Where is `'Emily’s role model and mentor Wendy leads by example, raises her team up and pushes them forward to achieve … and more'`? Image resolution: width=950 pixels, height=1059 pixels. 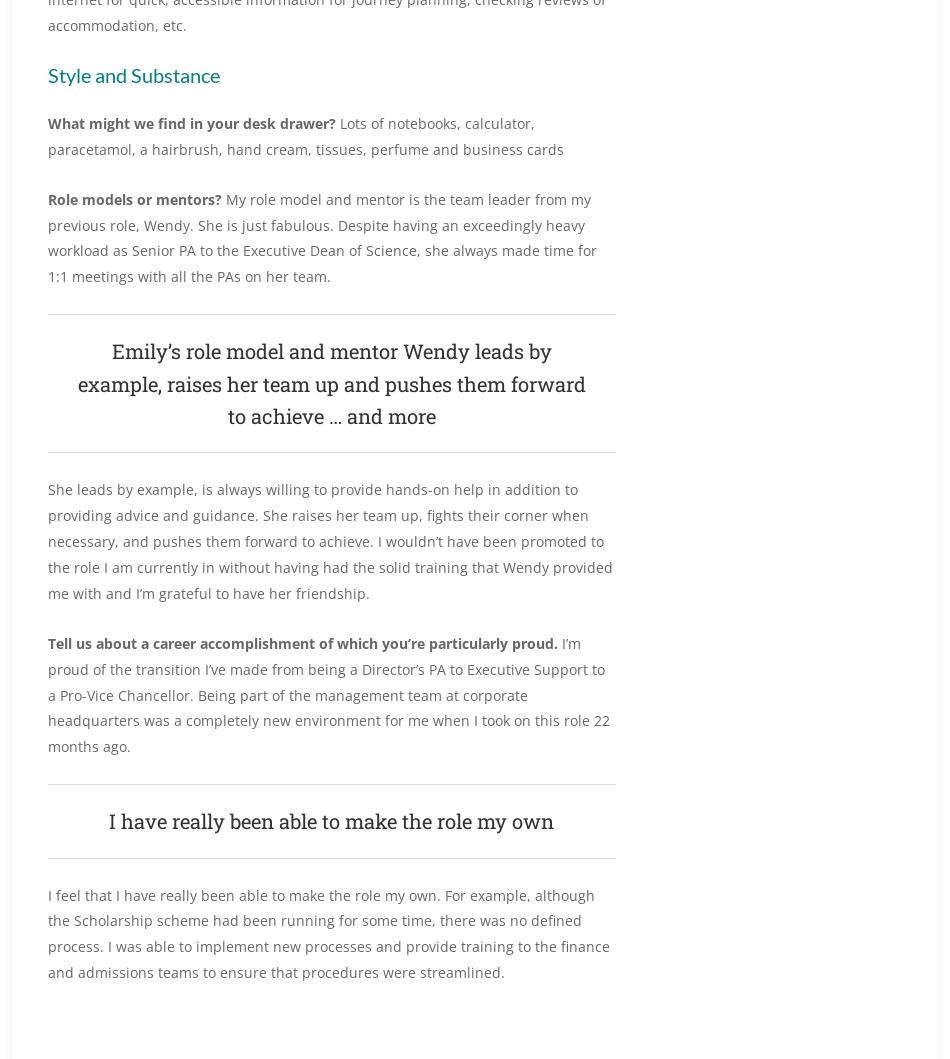
'Emily’s role model and mentor Wendy leads by example, raises her team up and pushes them forward to achieve … and more' is located at coordinates (329, 382).